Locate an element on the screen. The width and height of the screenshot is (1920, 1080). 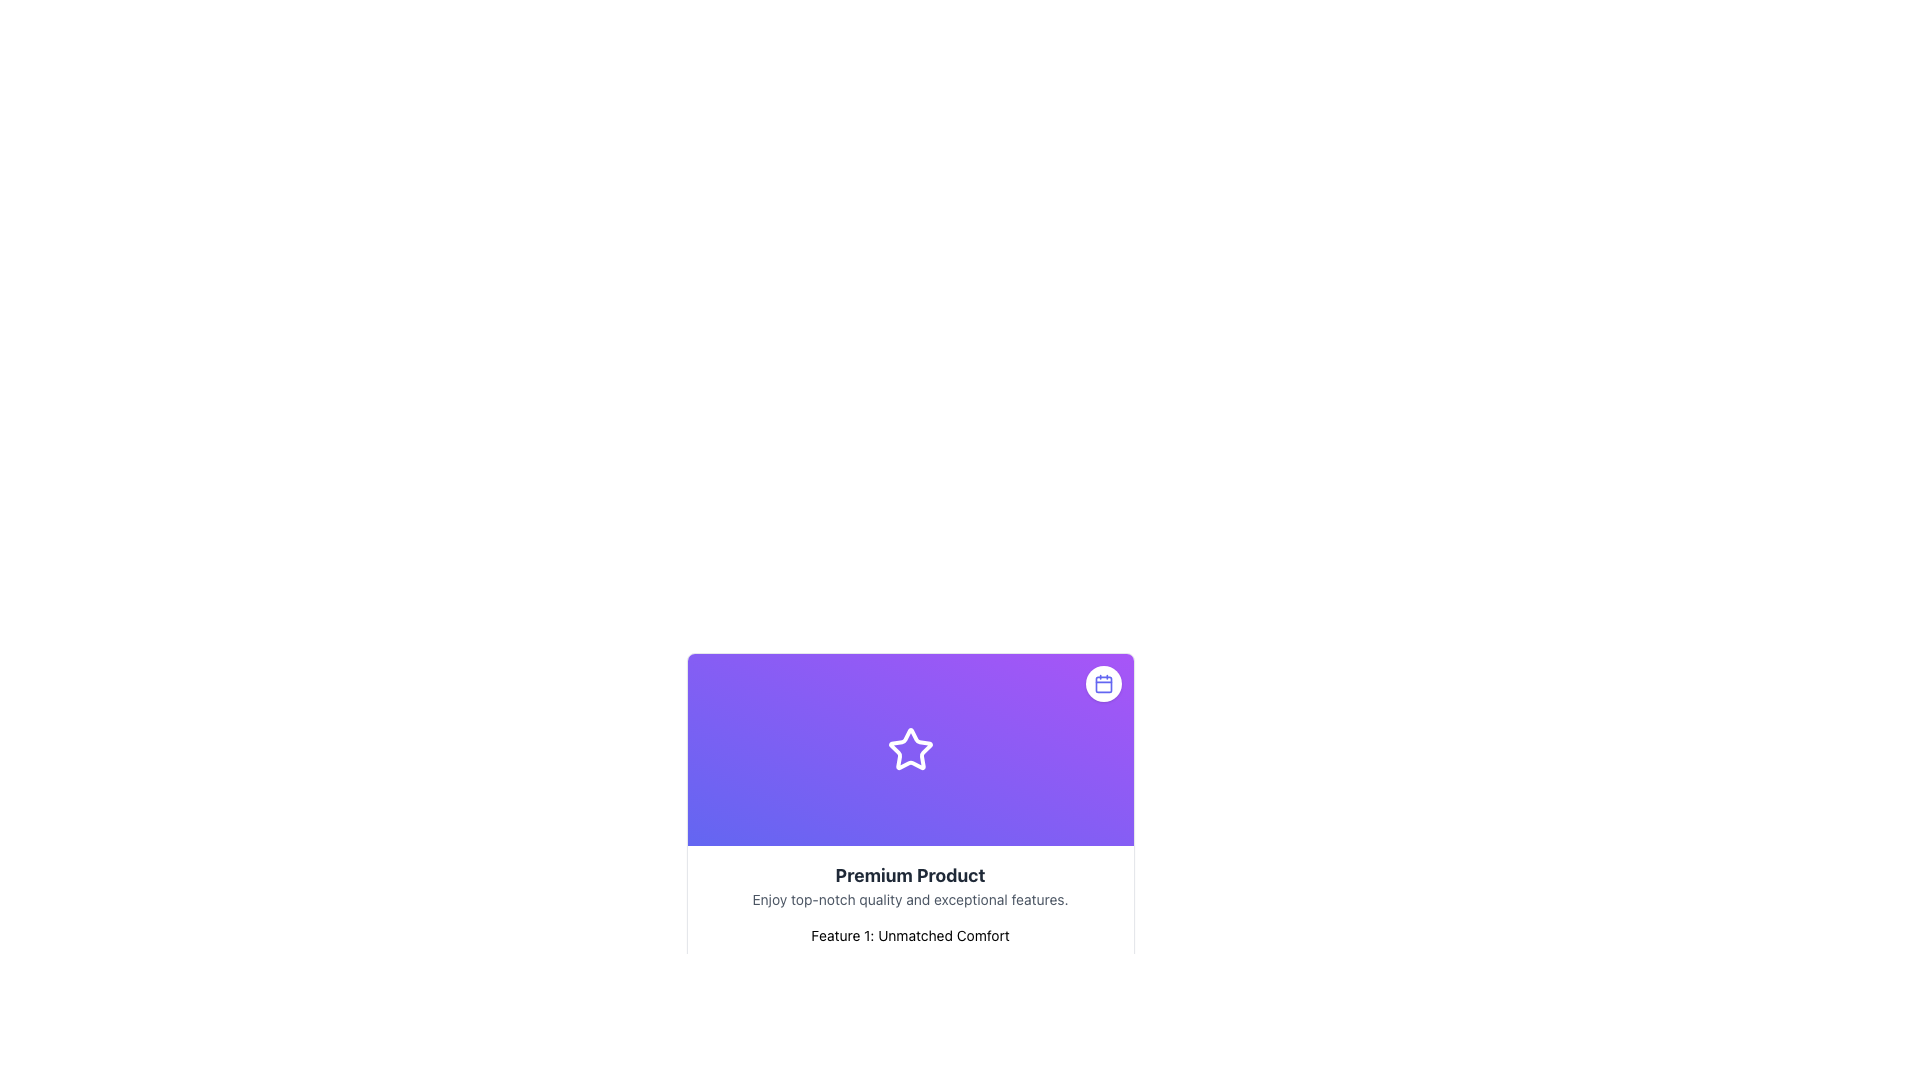
the symmetrical star-shaped icon with a hollow center that is positioned against a purple gradient background, located above the text 'Premium Product' is located at coordinates (909, 749).